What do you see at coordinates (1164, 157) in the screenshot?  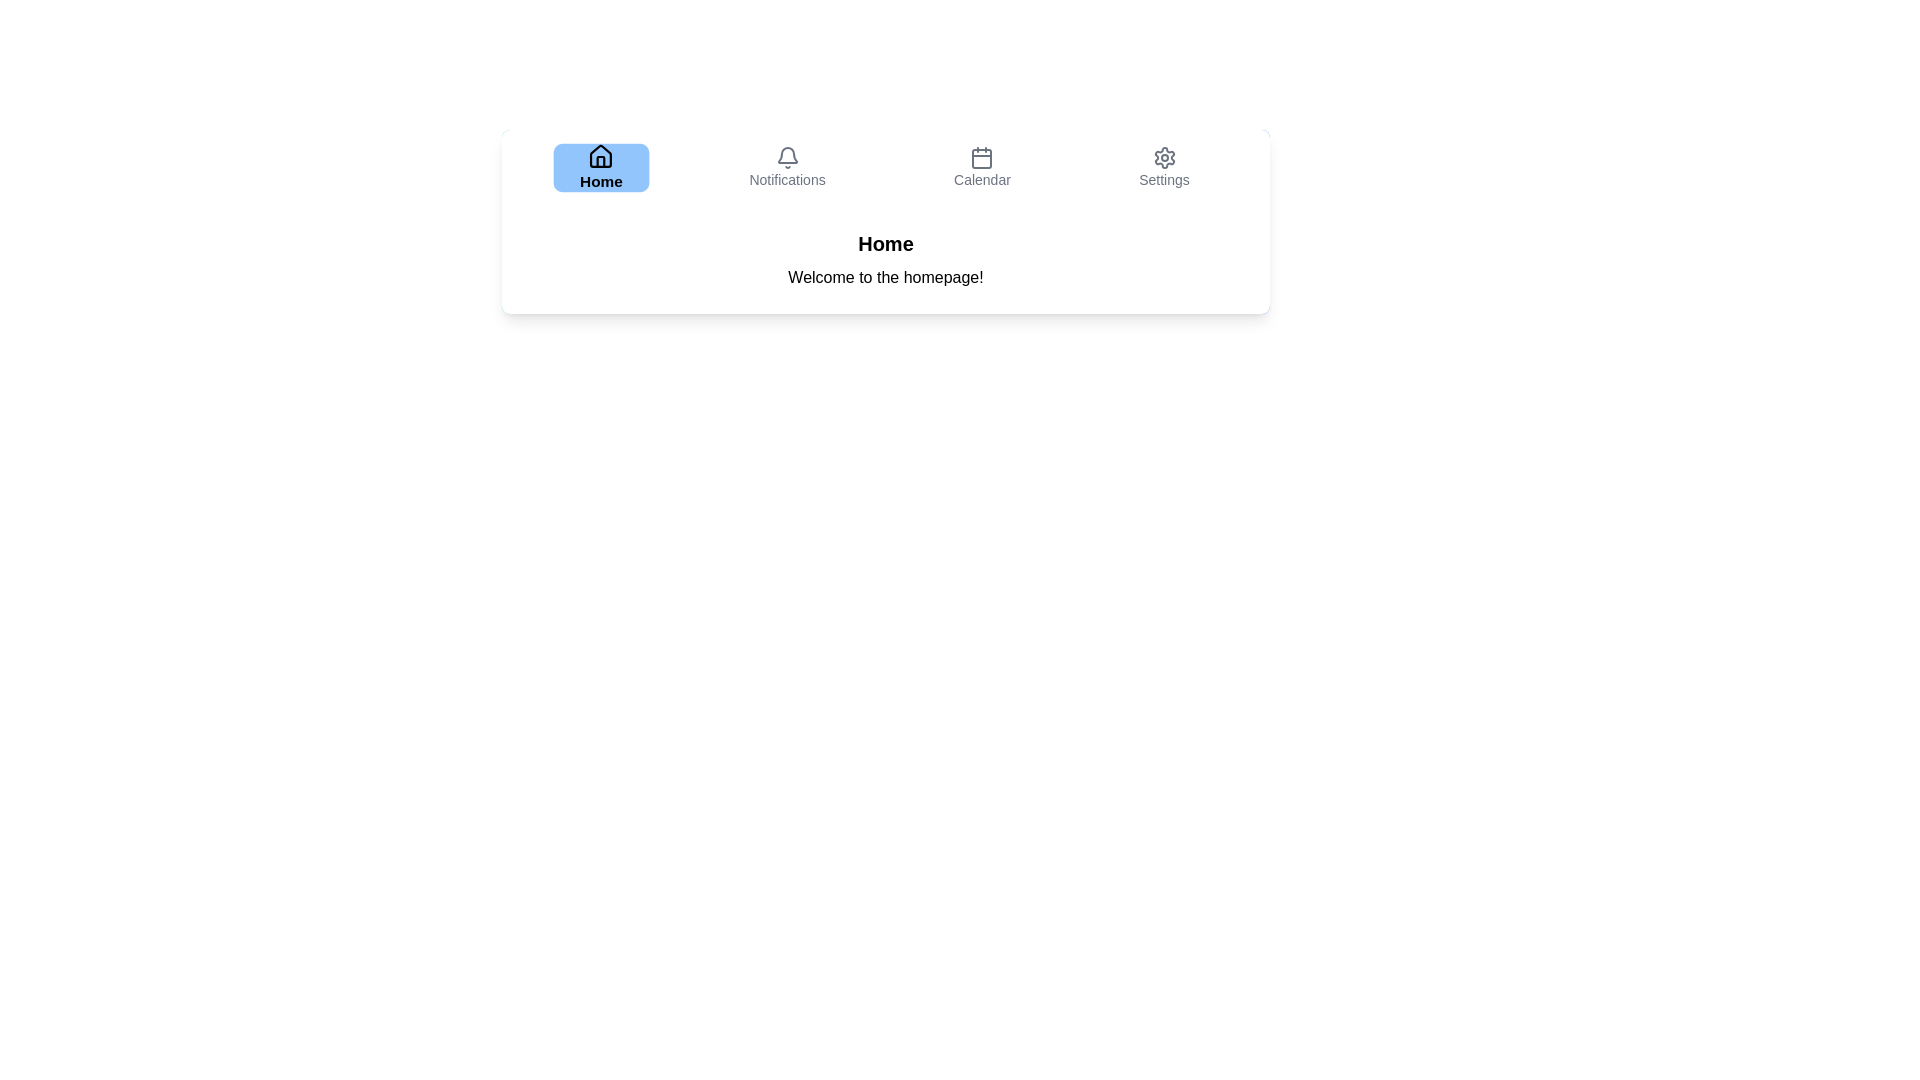 I see `the gear-like icon located in the top navigation bar to the far-right side, adjacent to the 'Settings' text` at bounding box center [1164, 157].